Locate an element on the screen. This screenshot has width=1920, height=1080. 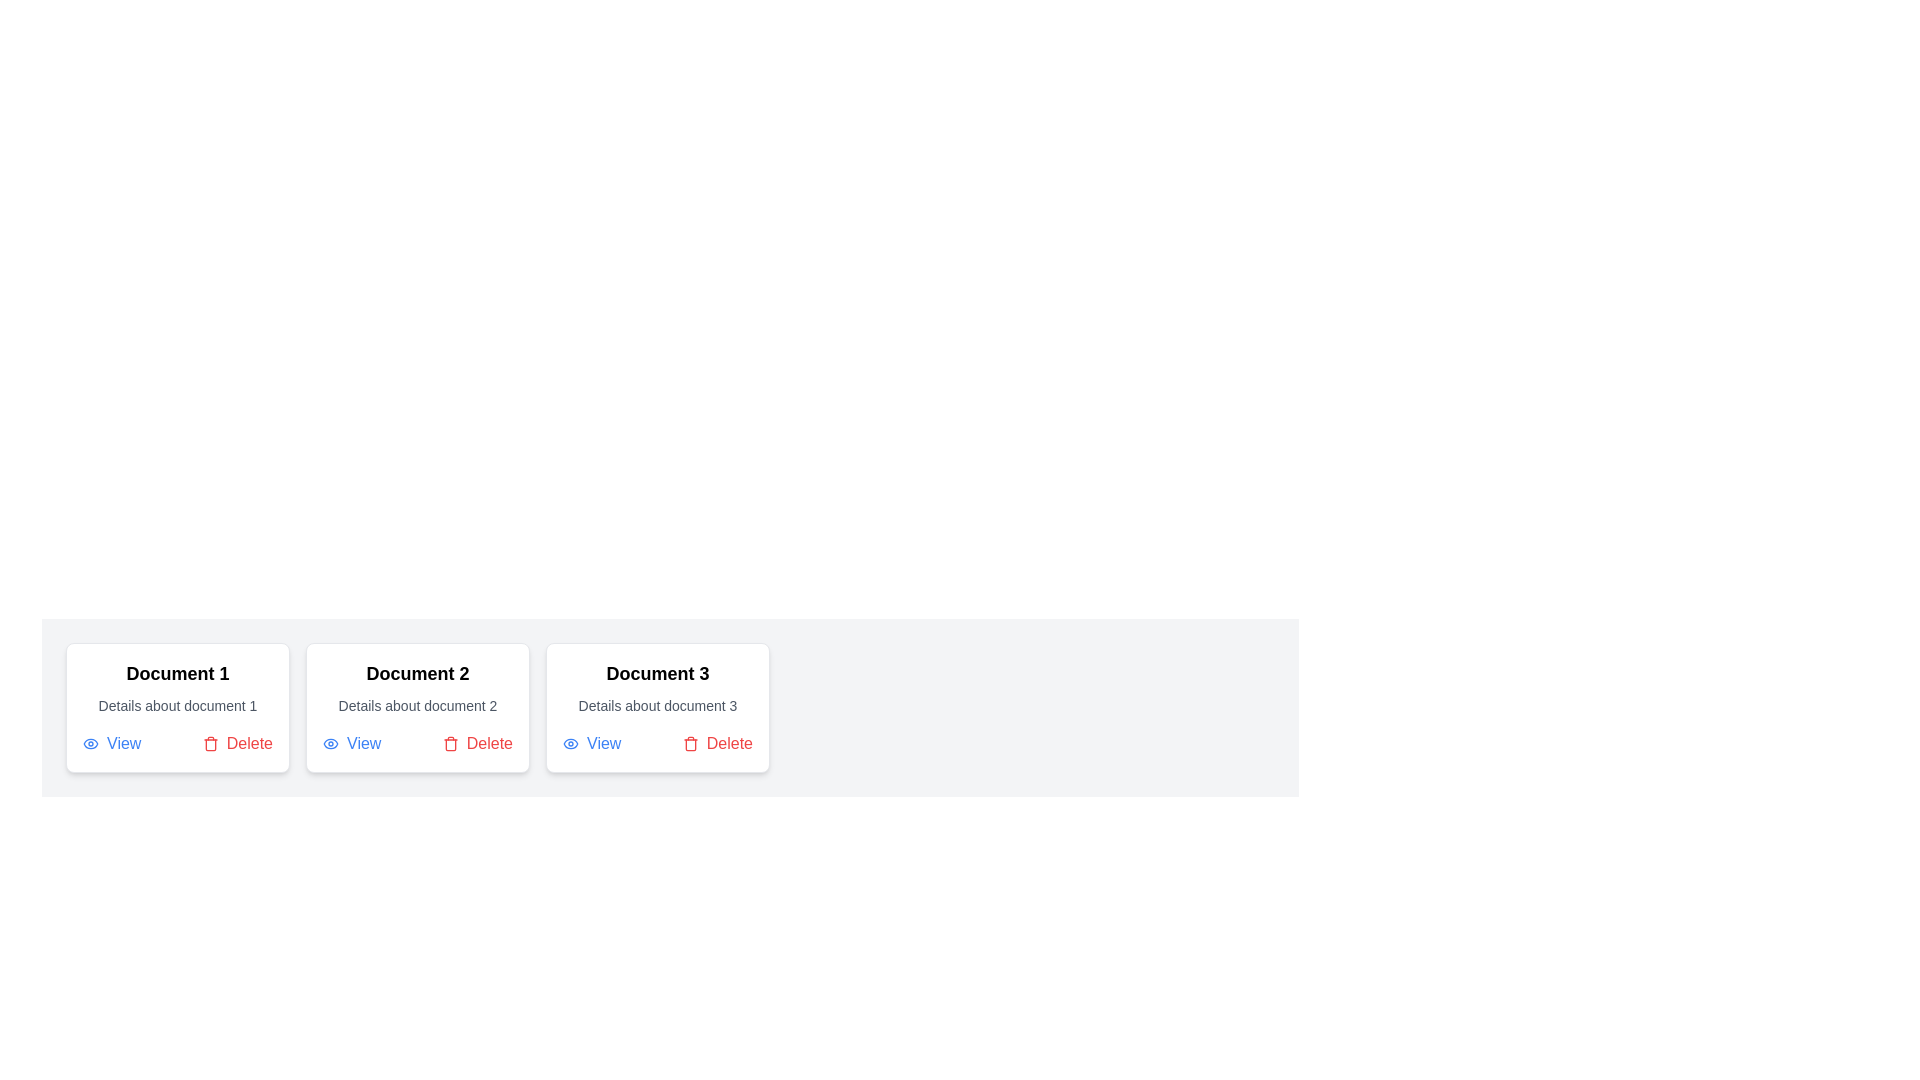
the static text label that serves as the title or heading for the document in the center card of the horizontally aligned group is located at coordinates (416, 674).